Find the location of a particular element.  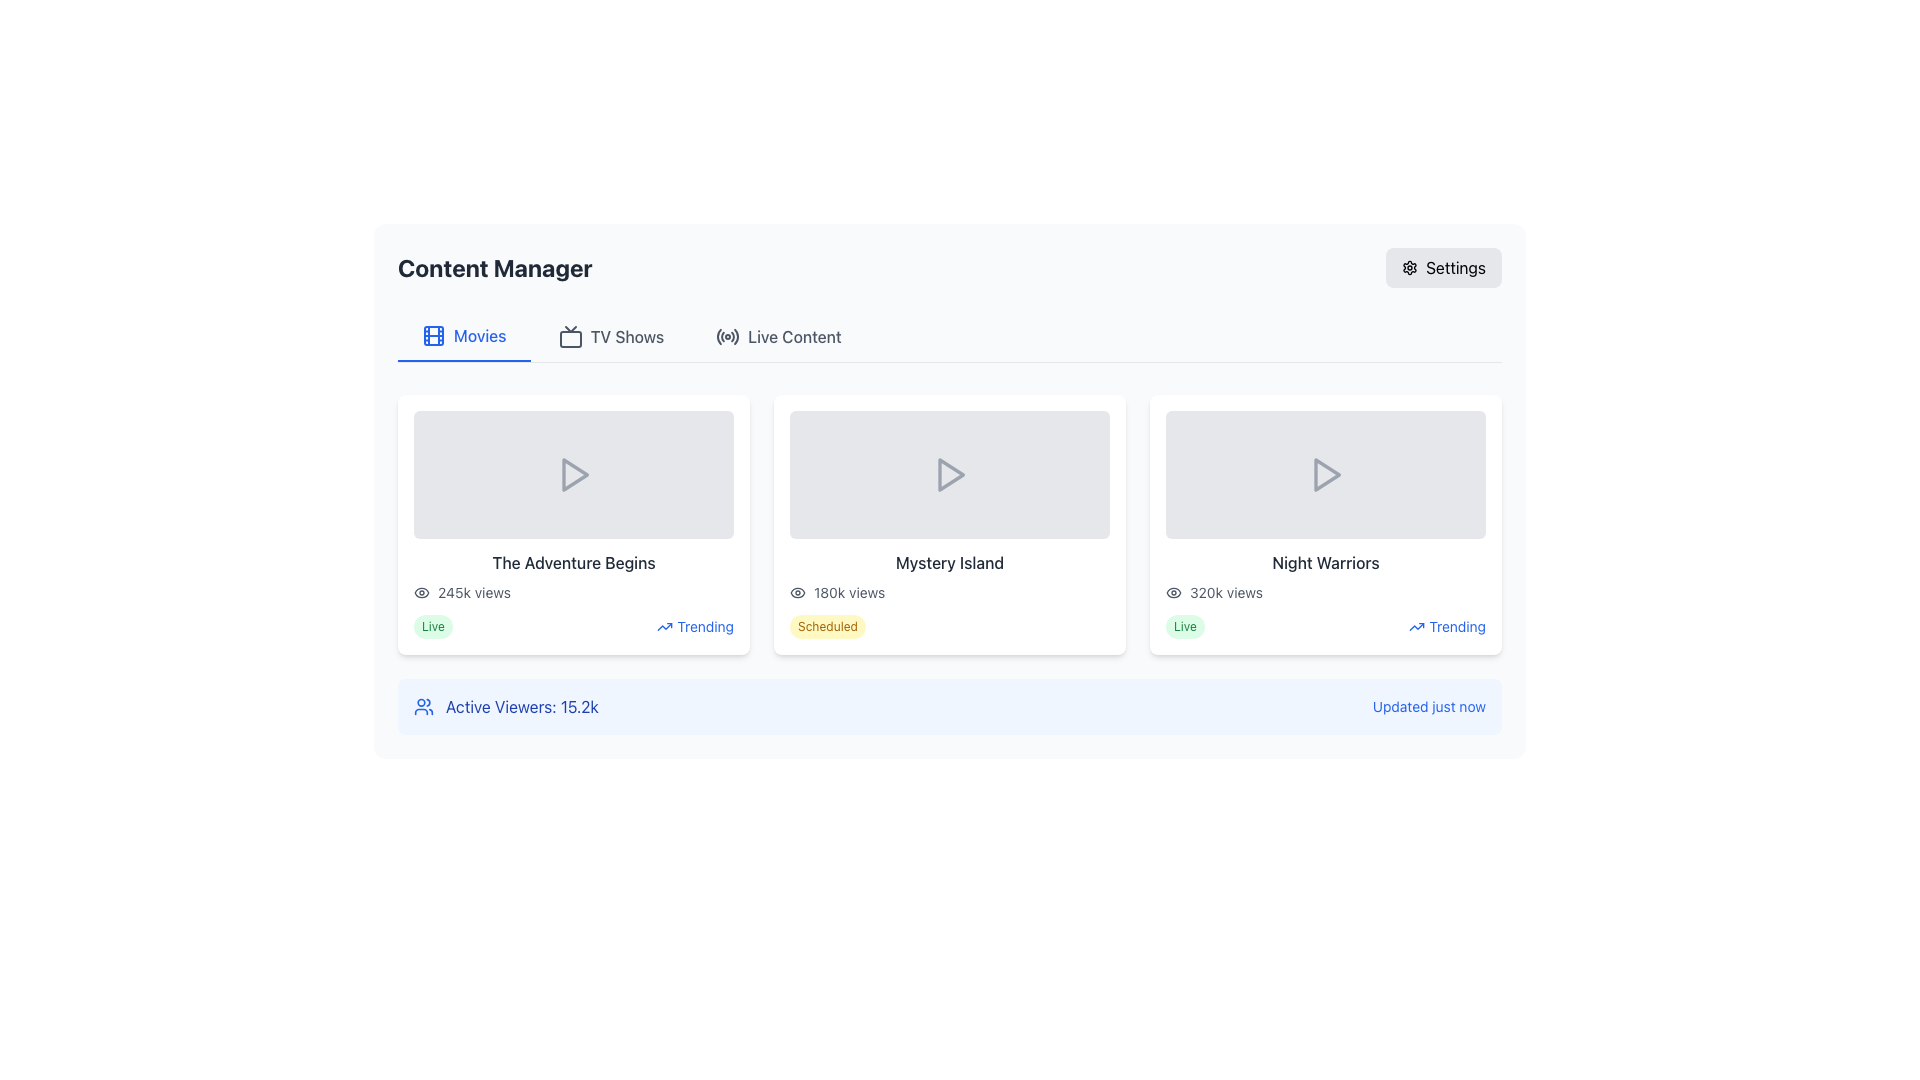

the visibility icon located in the rightmost card of the second row, which symbolizes the number of views for the associated content is located at coordinates (1174, 592).